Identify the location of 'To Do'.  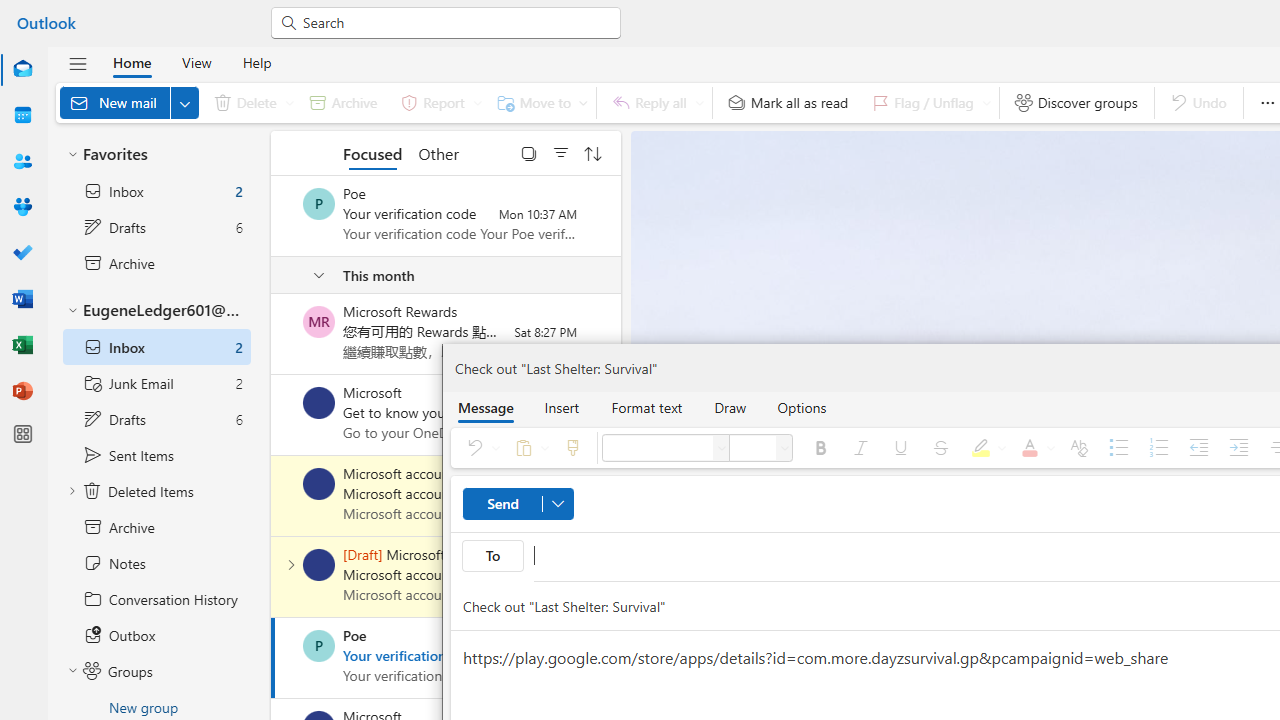
(23, 252).